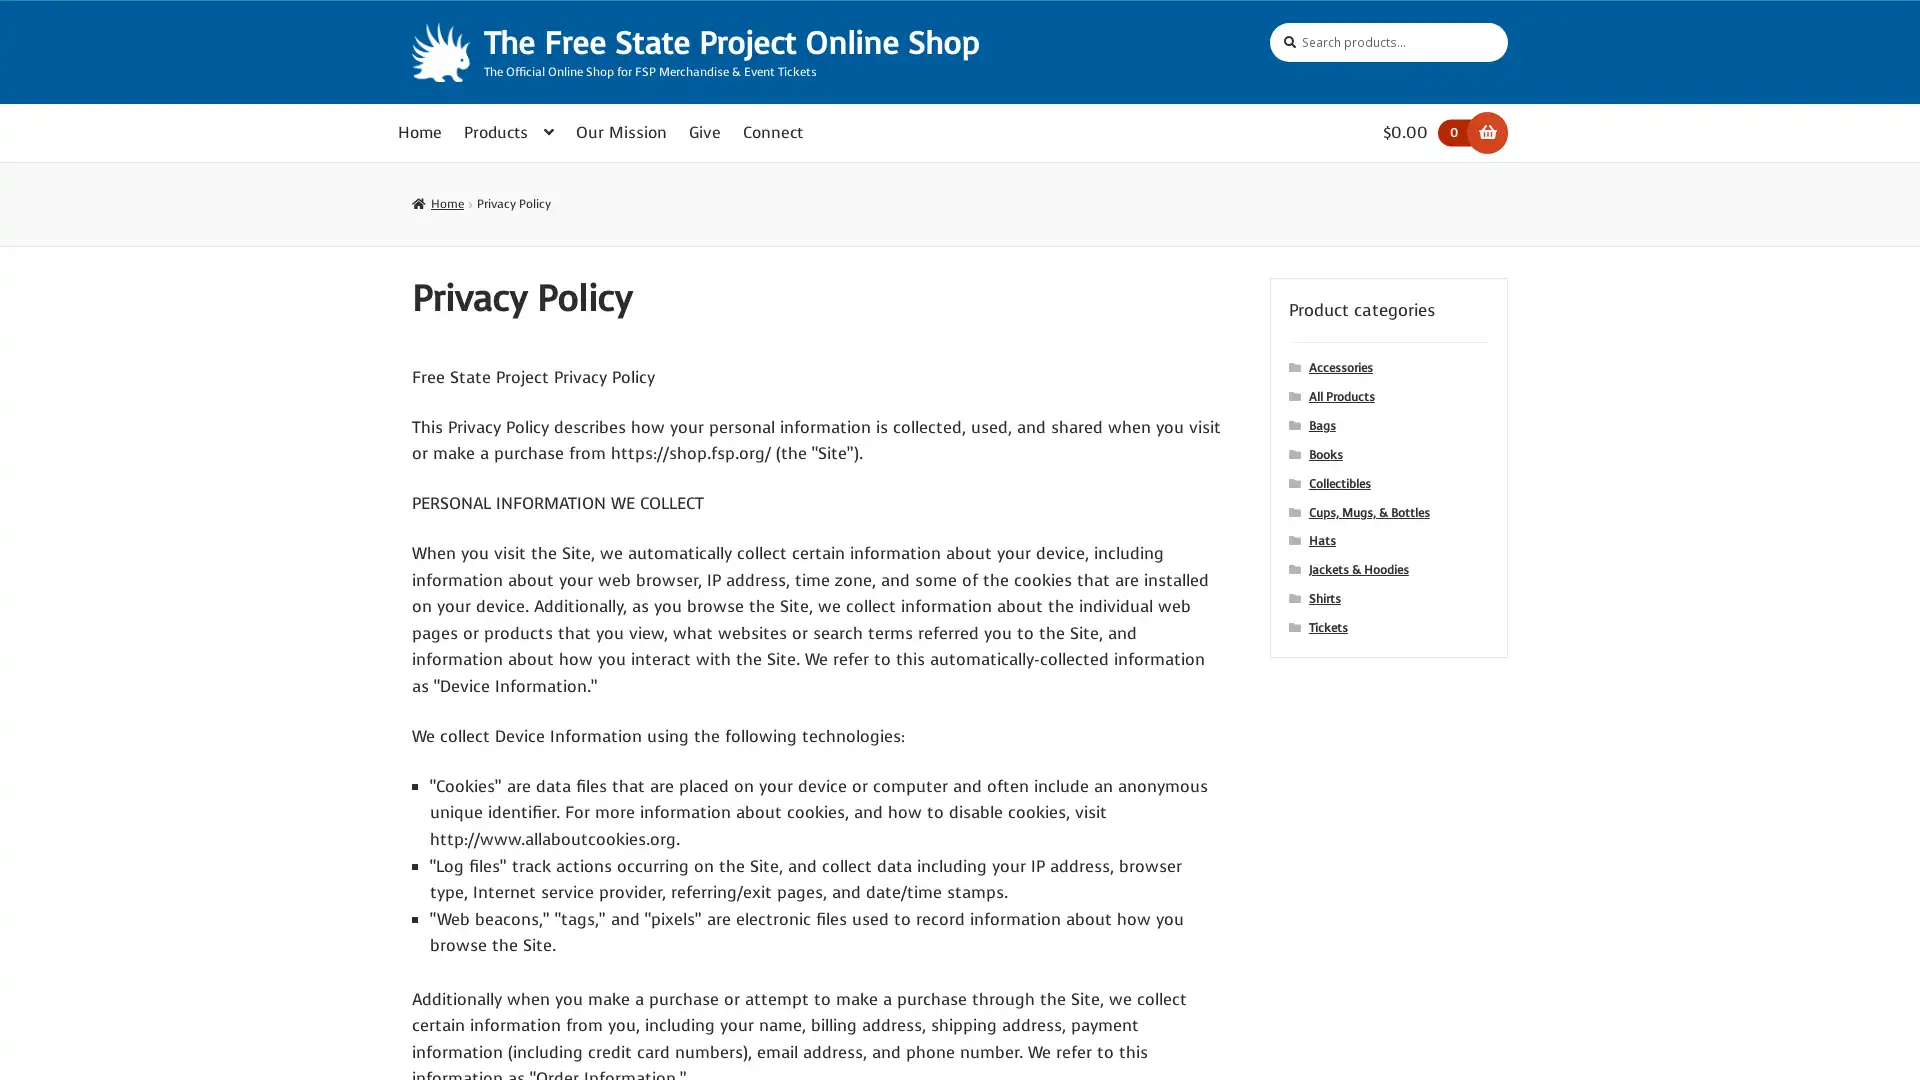 The height and width of the screenshot is (1080, 1920). Describe the element at coordinates (1268, 22) in the screenshot. I see `Search` at that location.